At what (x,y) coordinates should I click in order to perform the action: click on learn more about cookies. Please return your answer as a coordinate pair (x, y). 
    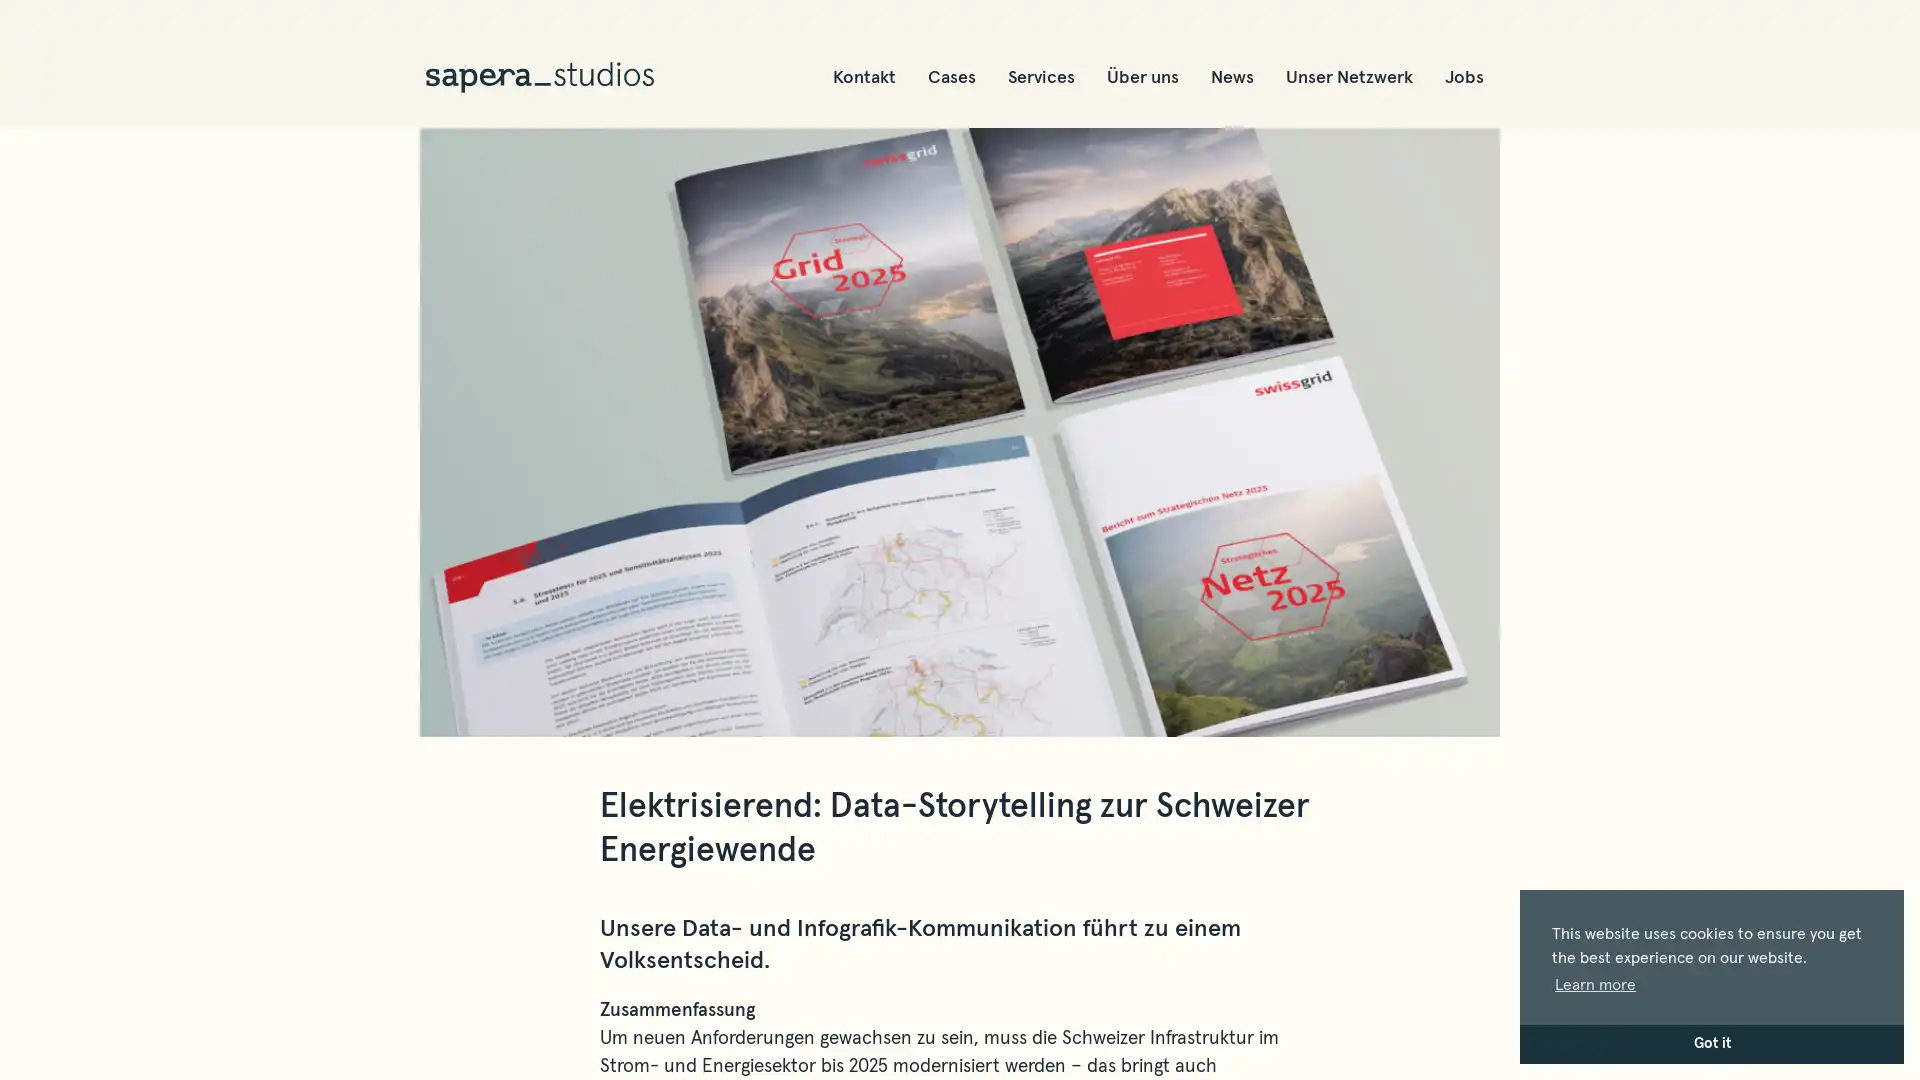
    Looking at the image, I should click on (1594, 983).